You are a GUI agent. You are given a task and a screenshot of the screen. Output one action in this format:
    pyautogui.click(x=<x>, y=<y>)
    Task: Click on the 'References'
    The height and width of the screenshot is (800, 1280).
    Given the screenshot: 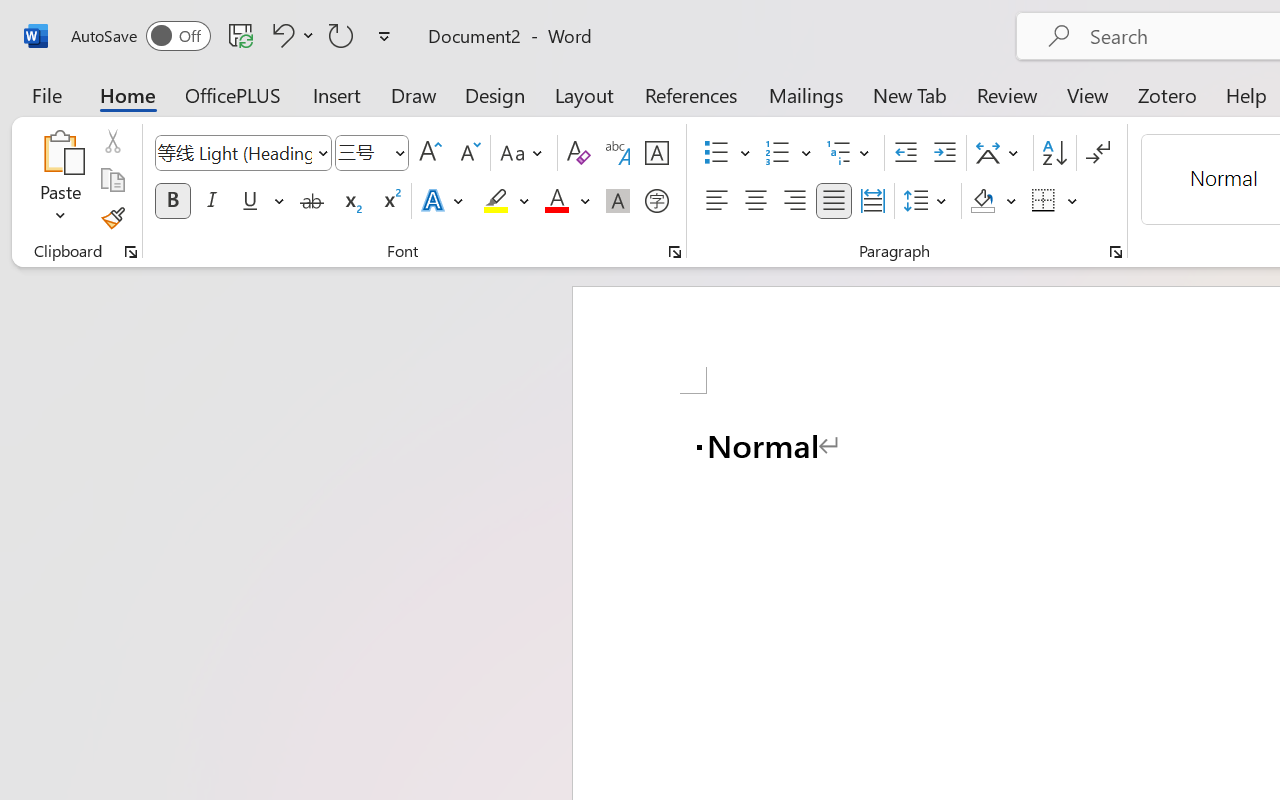 What is the action you would take?
    pyautogui.click(x=691, y=94)
    